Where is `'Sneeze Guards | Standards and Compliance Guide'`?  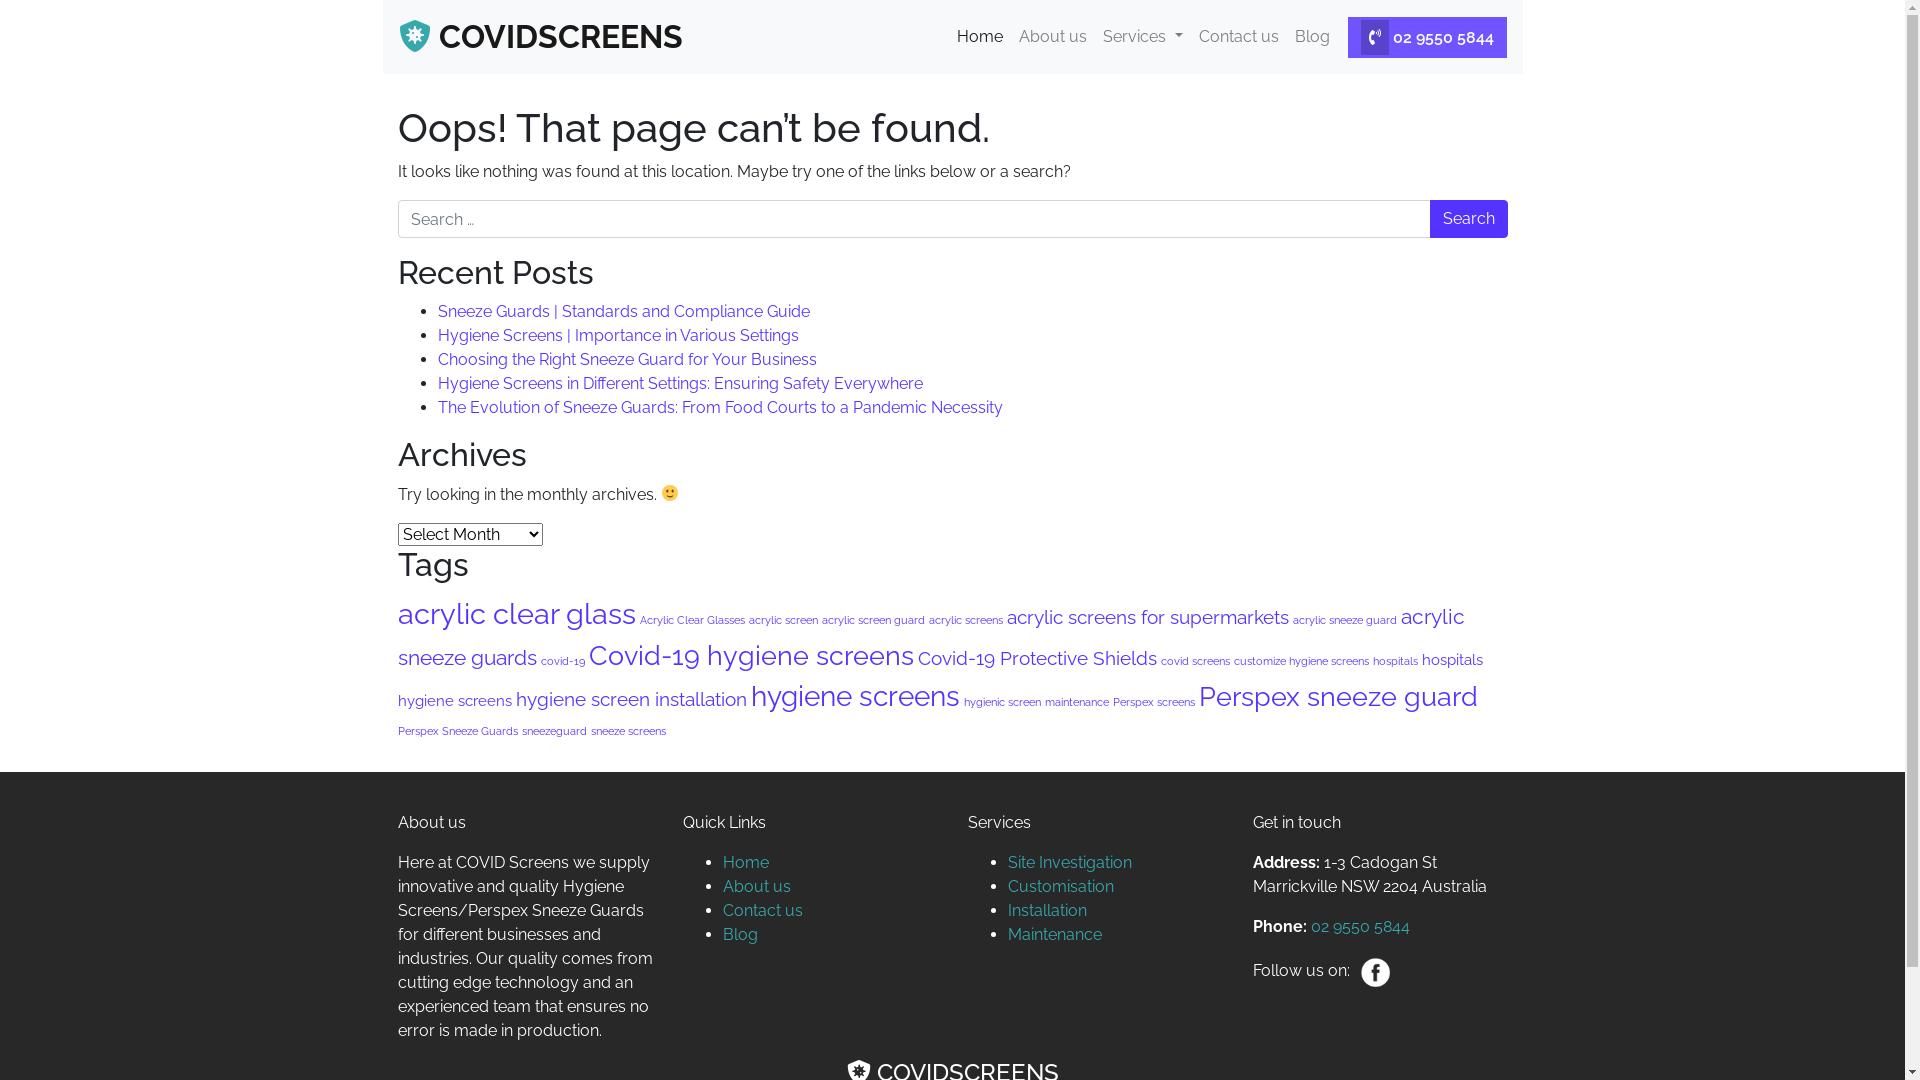
'Sneeze Guards | Standards and Compliance Guide' is located at coordinates (623, 311).